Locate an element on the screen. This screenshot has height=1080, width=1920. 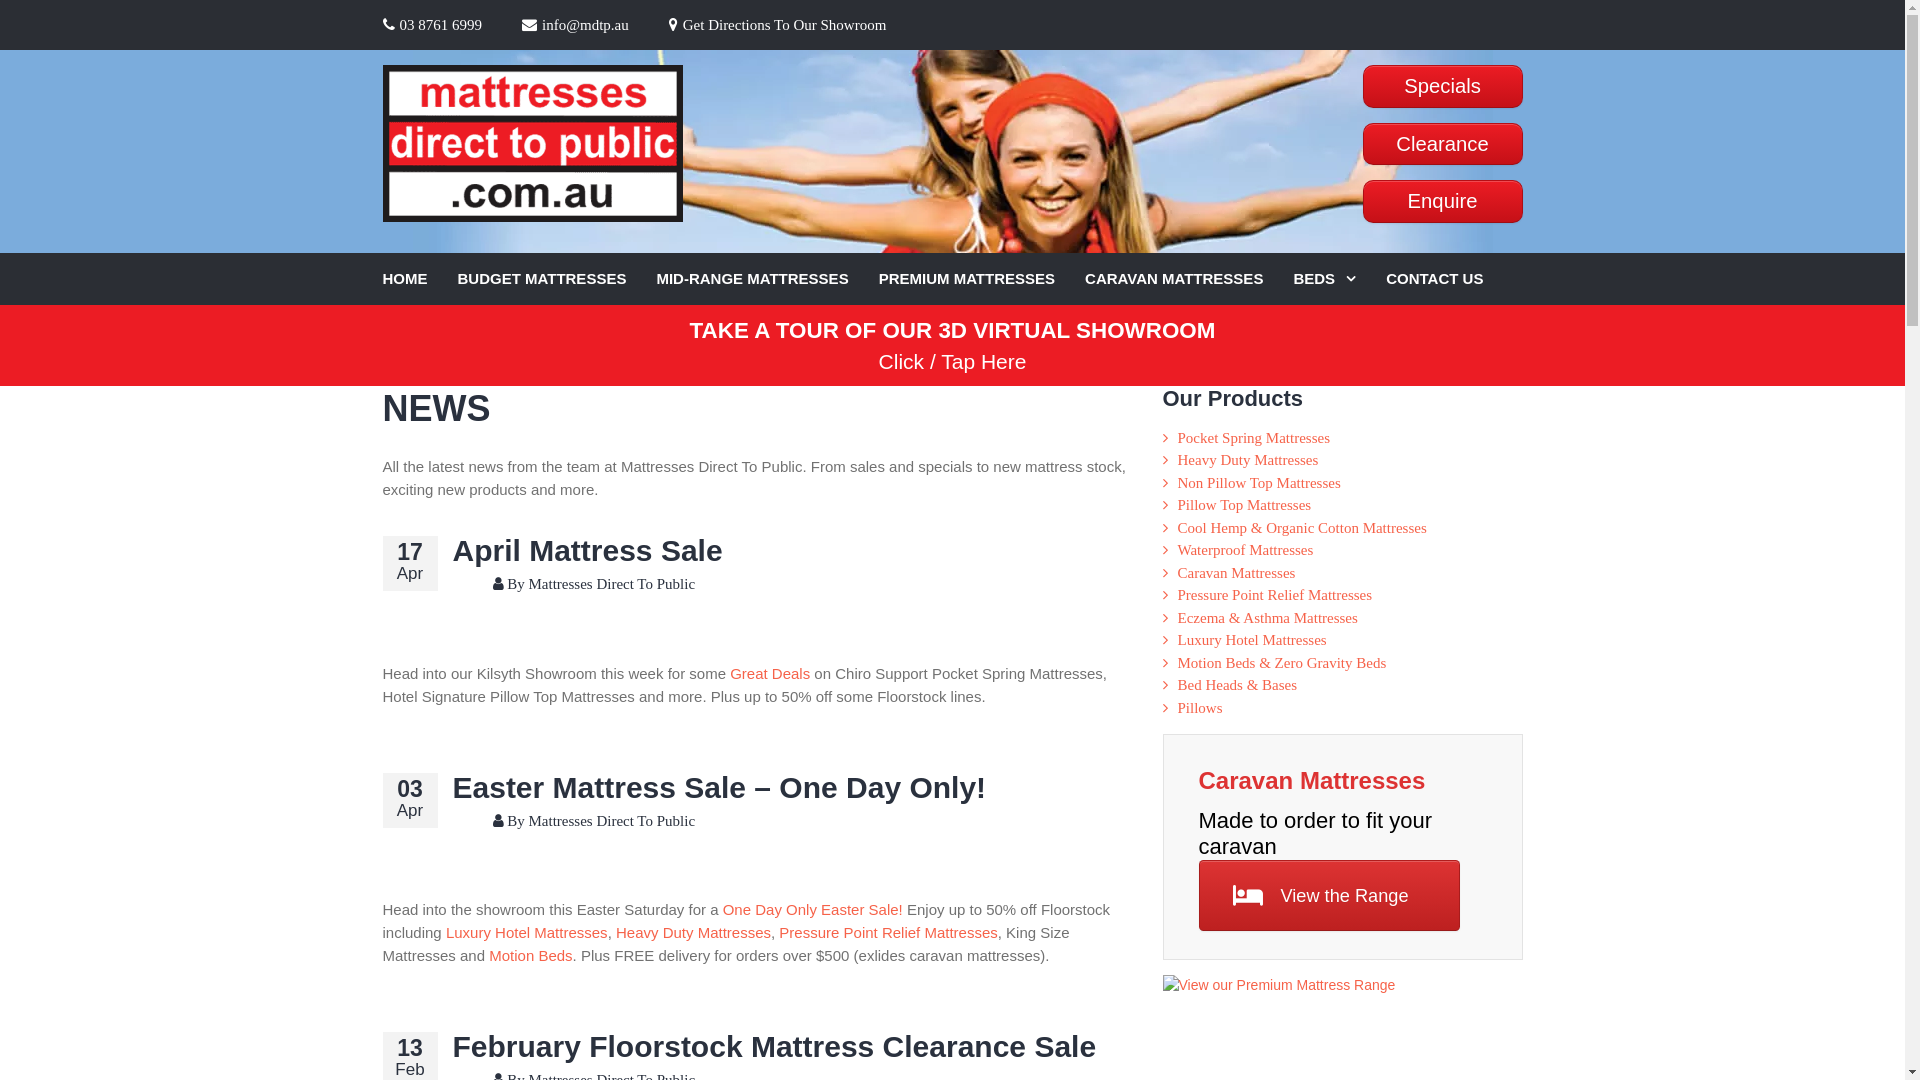
'CONTACT US' is located at coordinates (1449, 279).